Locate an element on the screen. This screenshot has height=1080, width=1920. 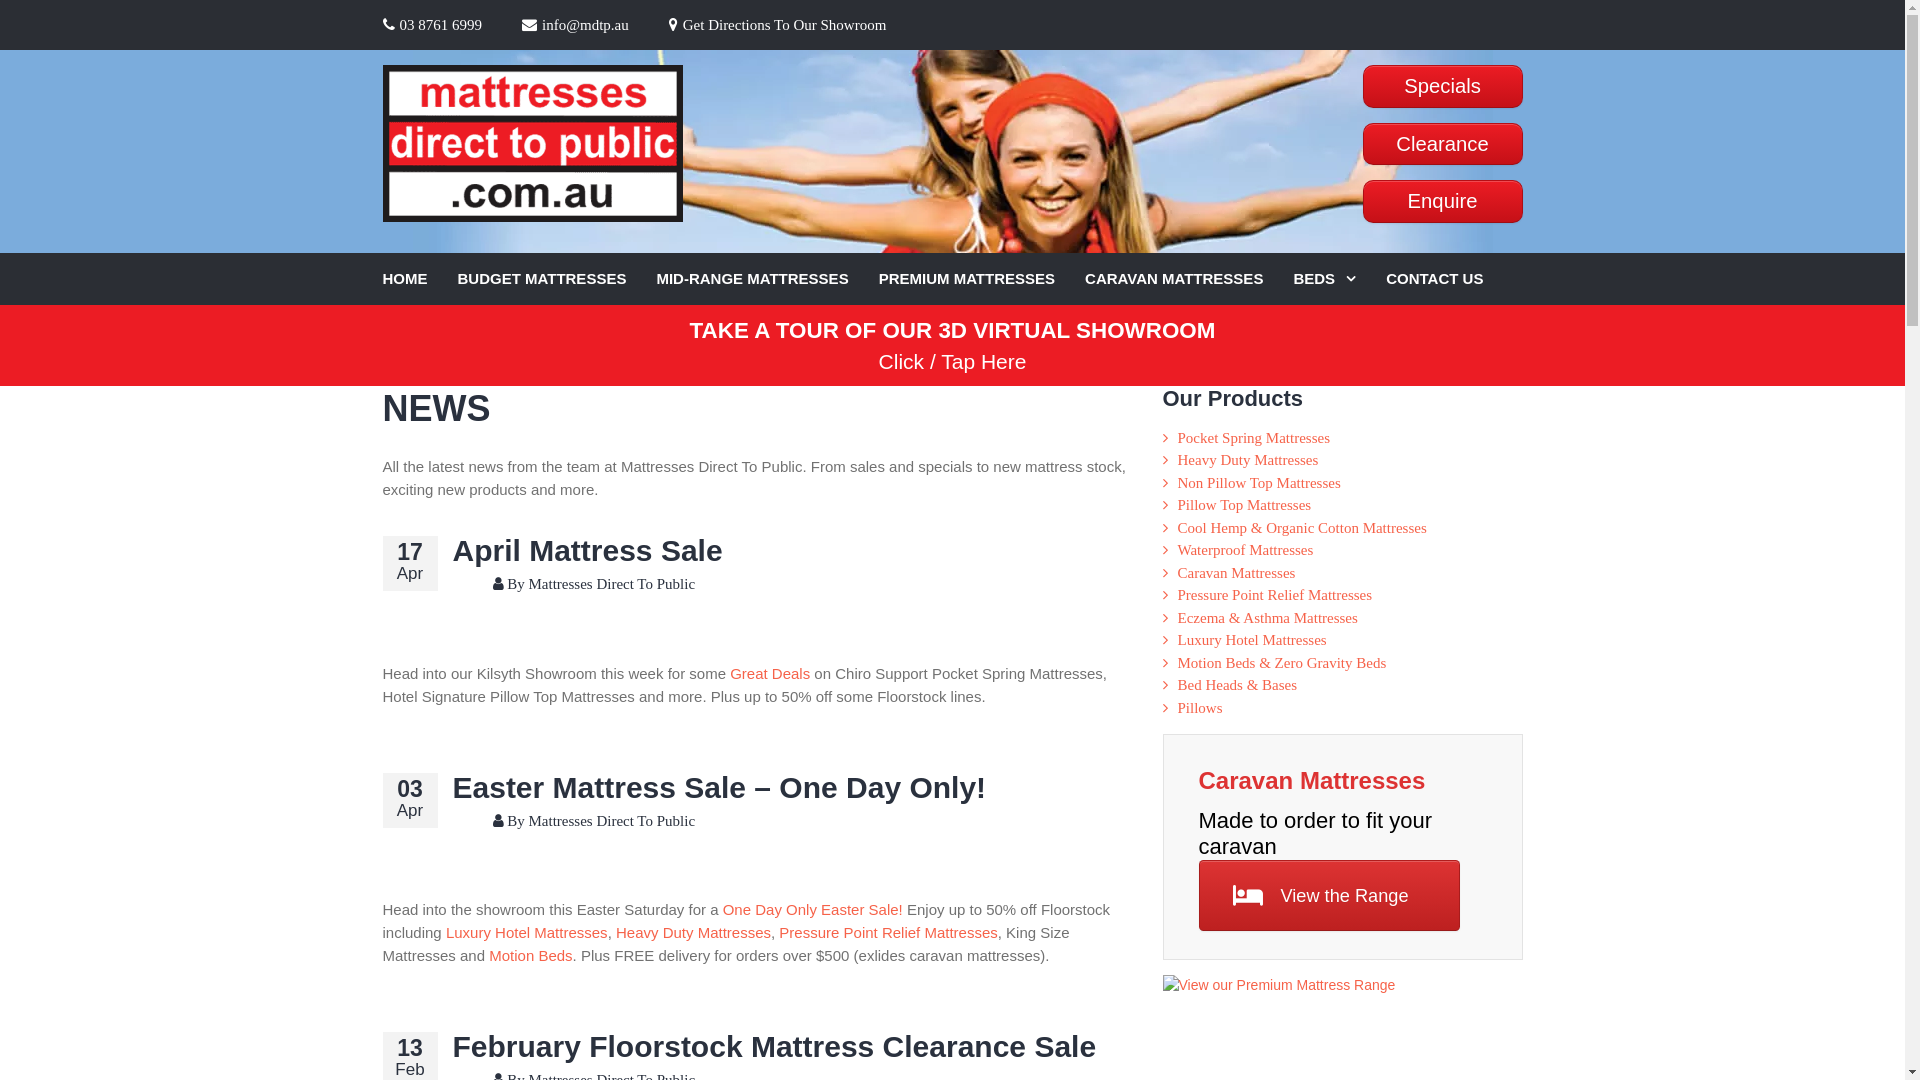
'CONTACT US' is located at coordinates (1449, 279).